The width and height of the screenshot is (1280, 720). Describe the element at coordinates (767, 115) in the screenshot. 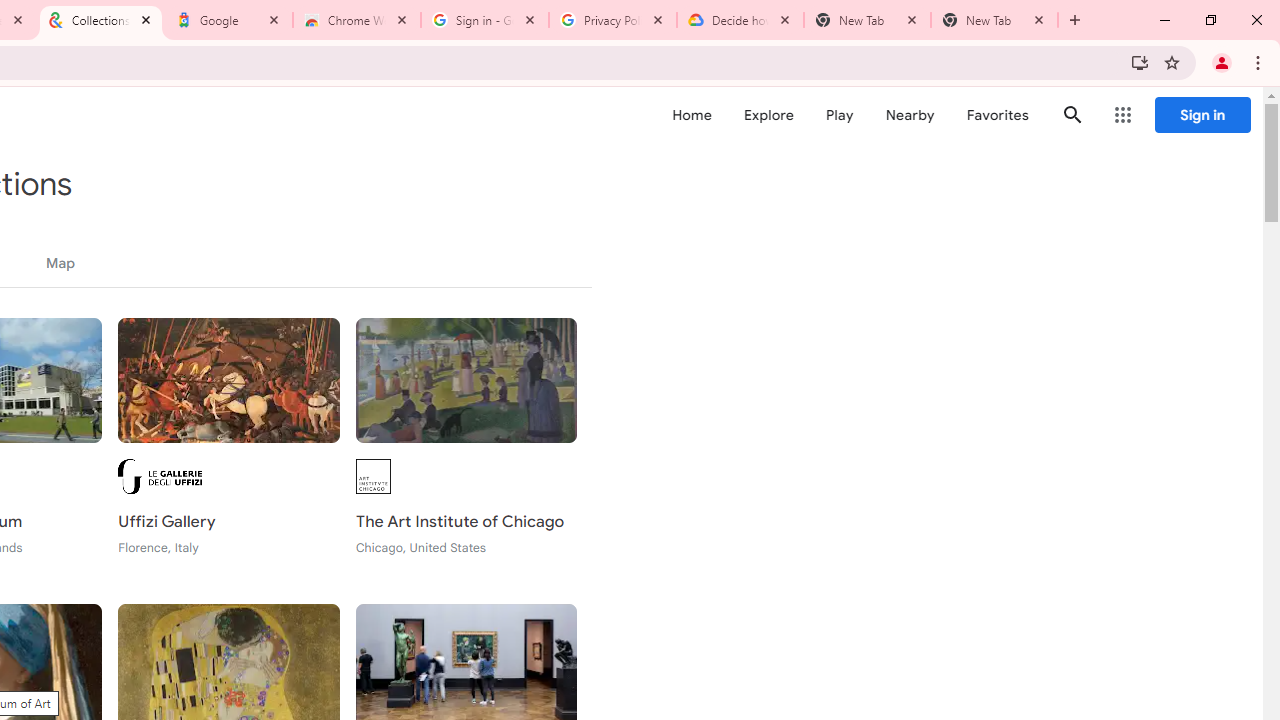

I see `'Explore'` at that location.